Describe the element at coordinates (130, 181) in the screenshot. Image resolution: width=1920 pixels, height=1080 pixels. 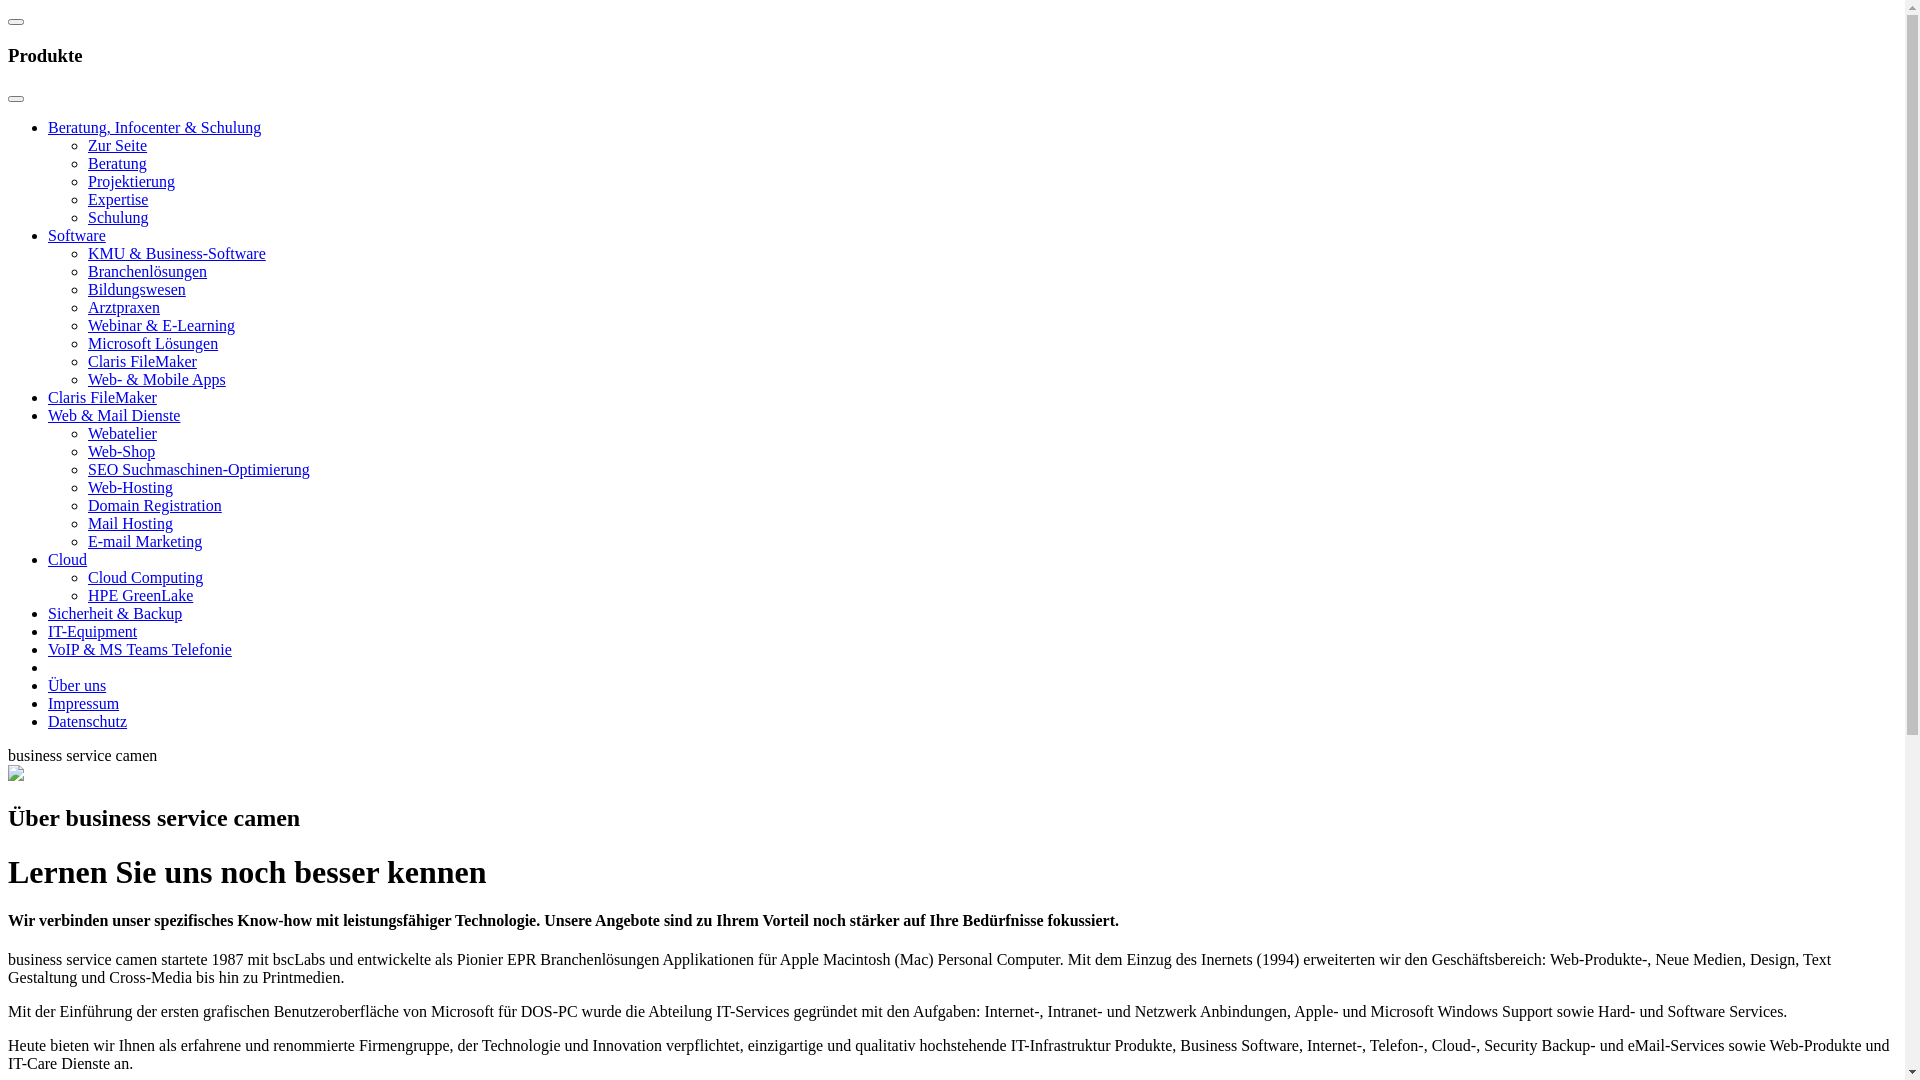
I see `'Projektierung'` at that location.